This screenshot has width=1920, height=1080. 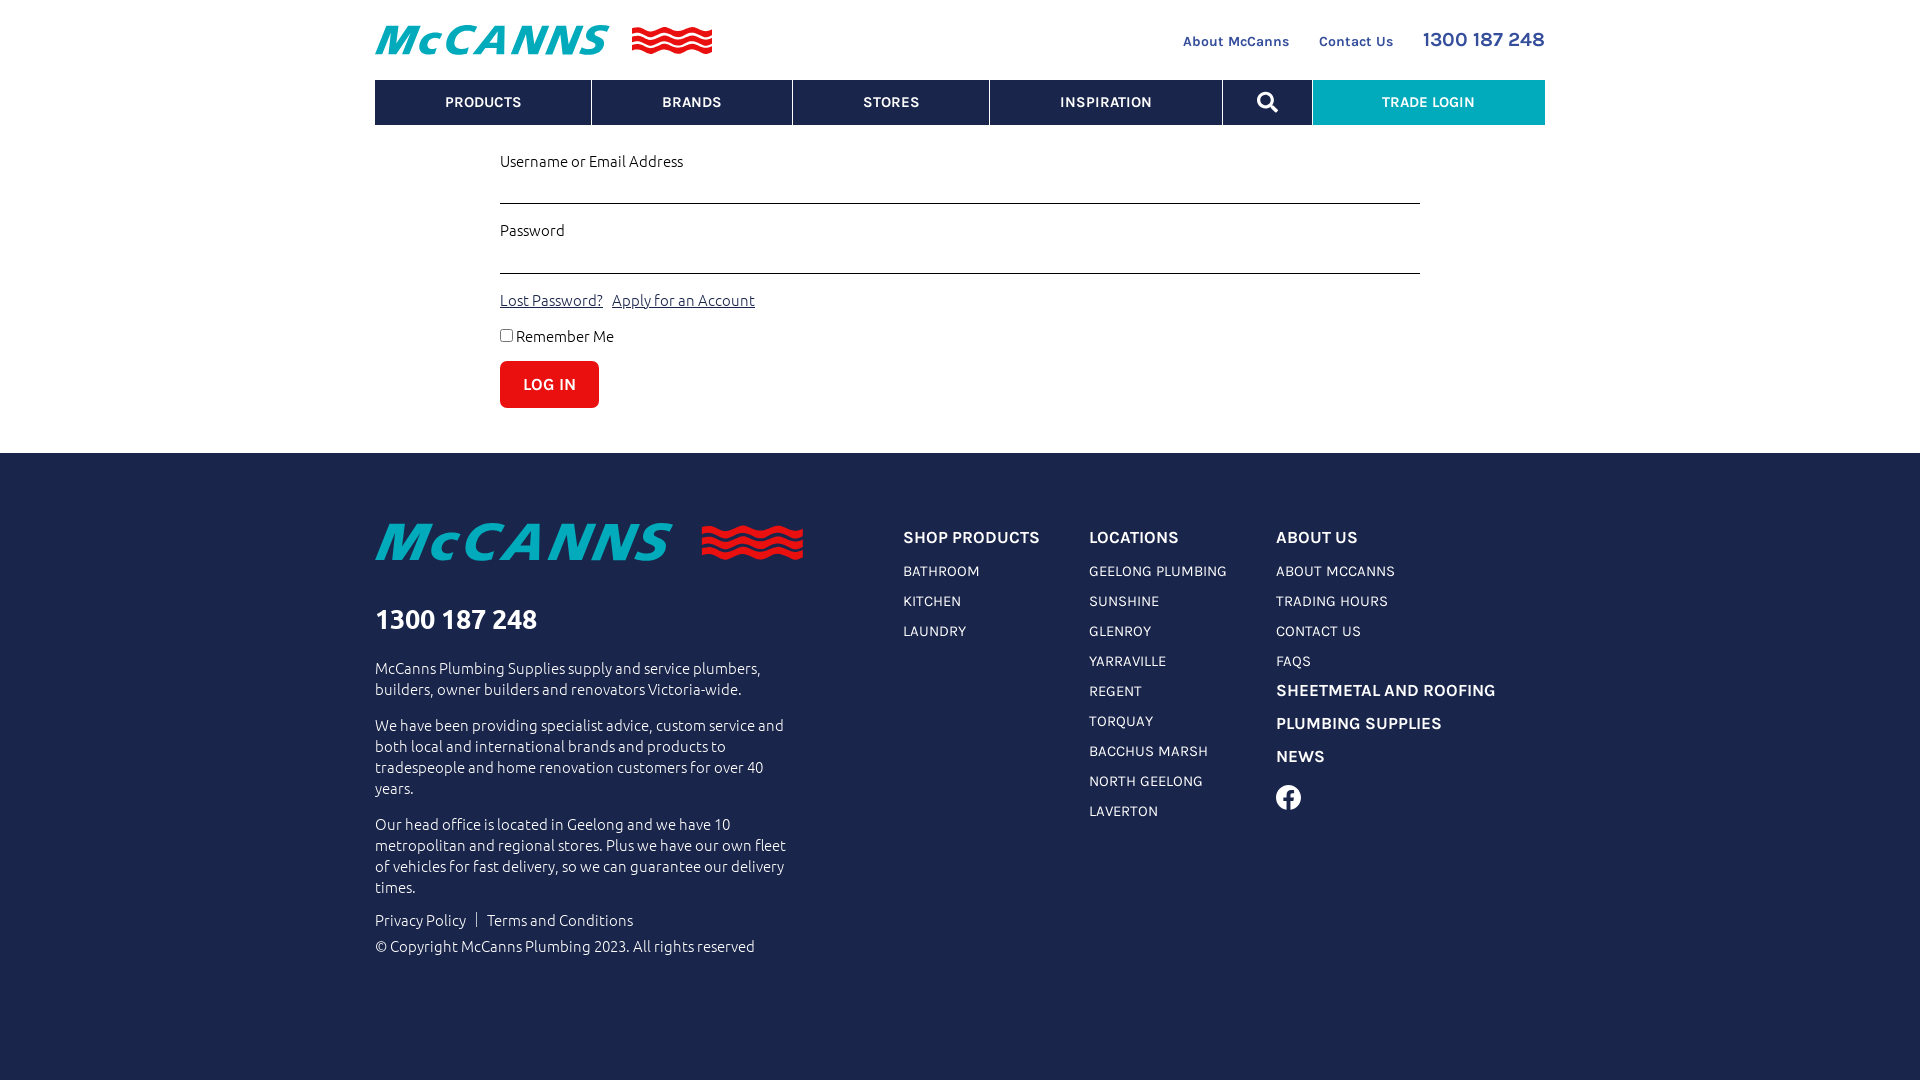 I want to click on 'Lost Password?', so click(x=551, y=298).